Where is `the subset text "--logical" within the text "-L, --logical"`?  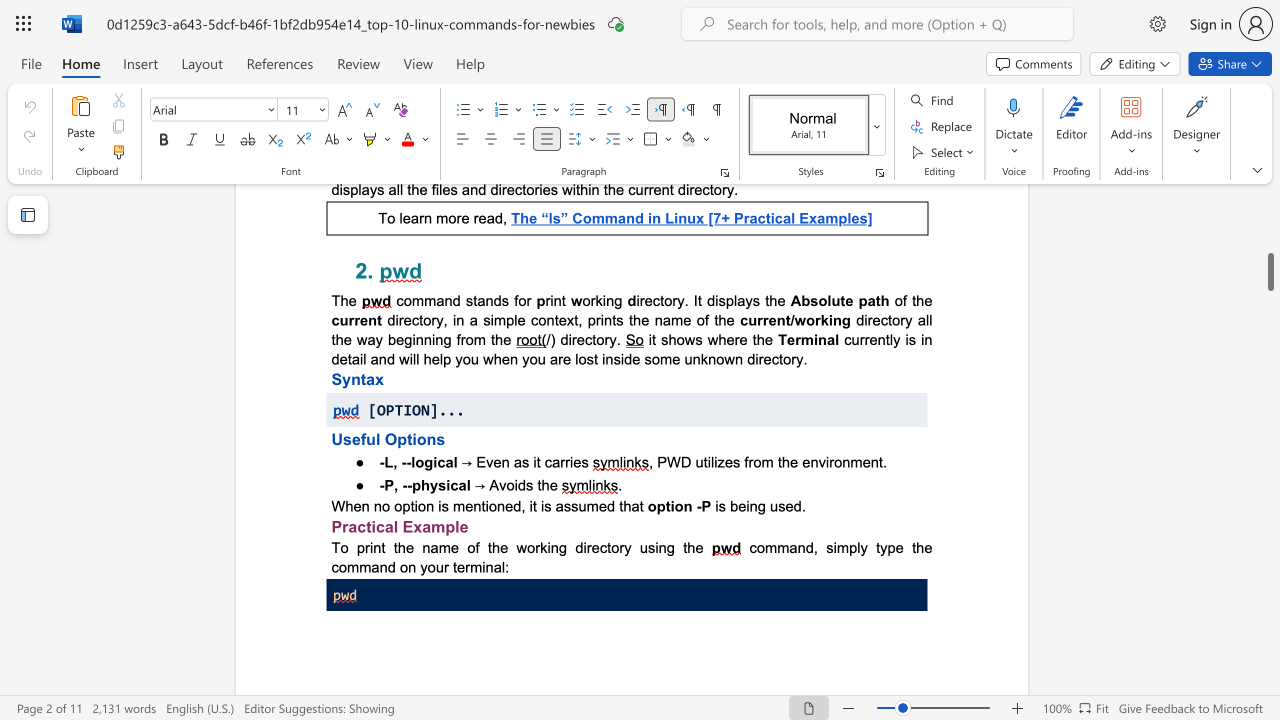
the subset text "--logical" within the text "-L, --logical" is located at coordinates (400, 462).